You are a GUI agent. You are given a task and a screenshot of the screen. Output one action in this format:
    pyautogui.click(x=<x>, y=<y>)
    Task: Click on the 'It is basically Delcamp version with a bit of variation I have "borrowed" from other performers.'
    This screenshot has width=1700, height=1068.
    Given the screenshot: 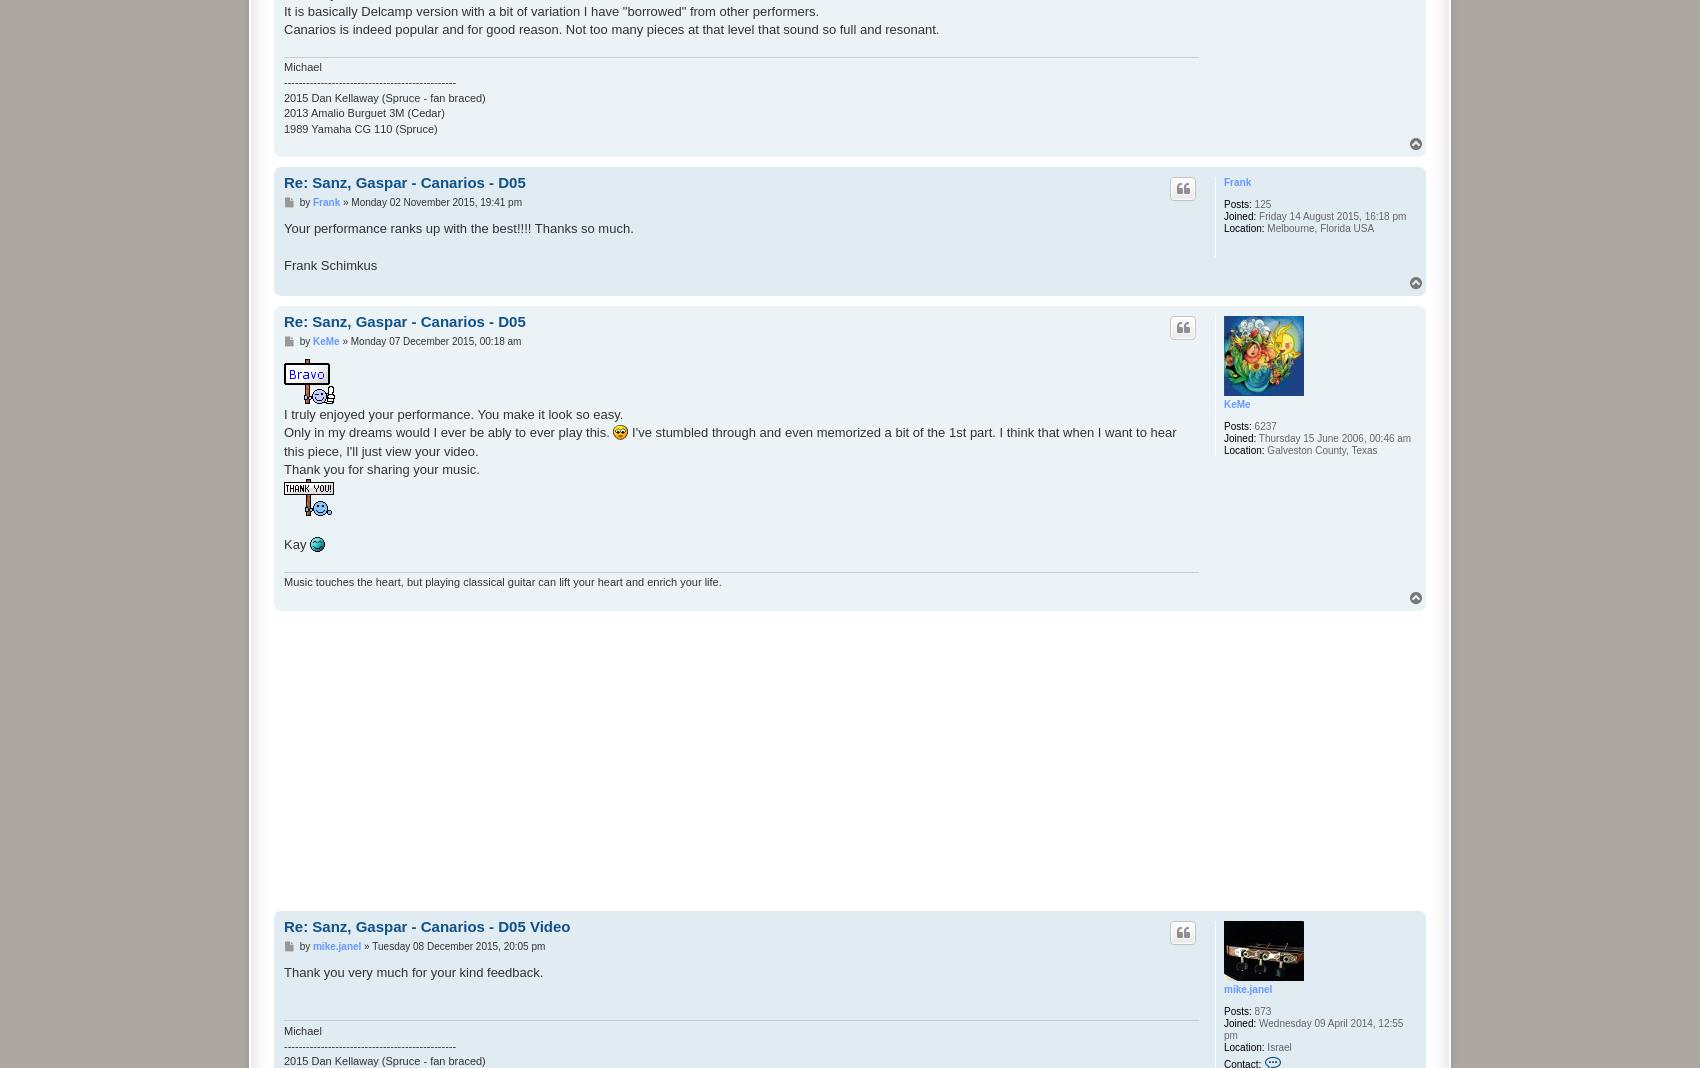 What is the action you would take?
    pyautogui.click(x=550, y=10)
    